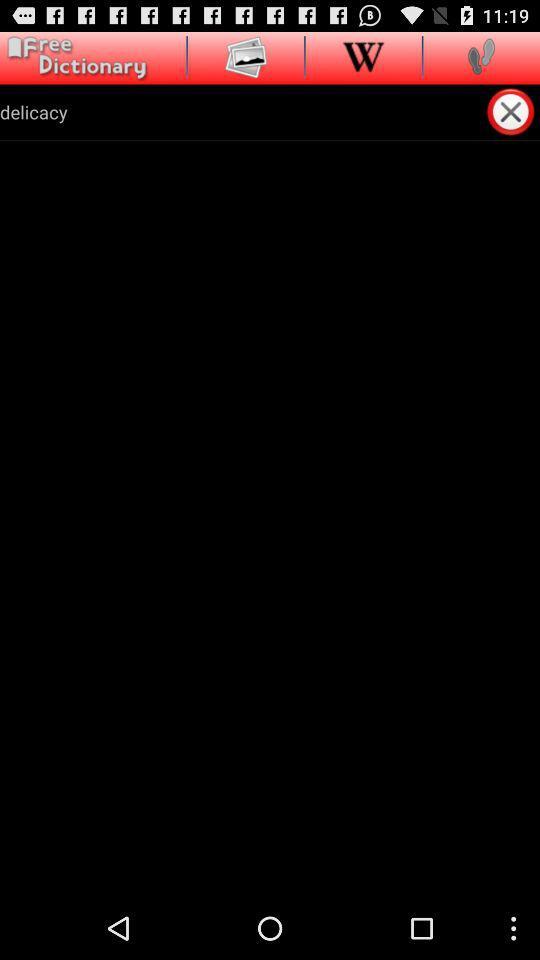 The image size is (540, 960). I want to click on item to the right of the delicacy, so click(512, 111).